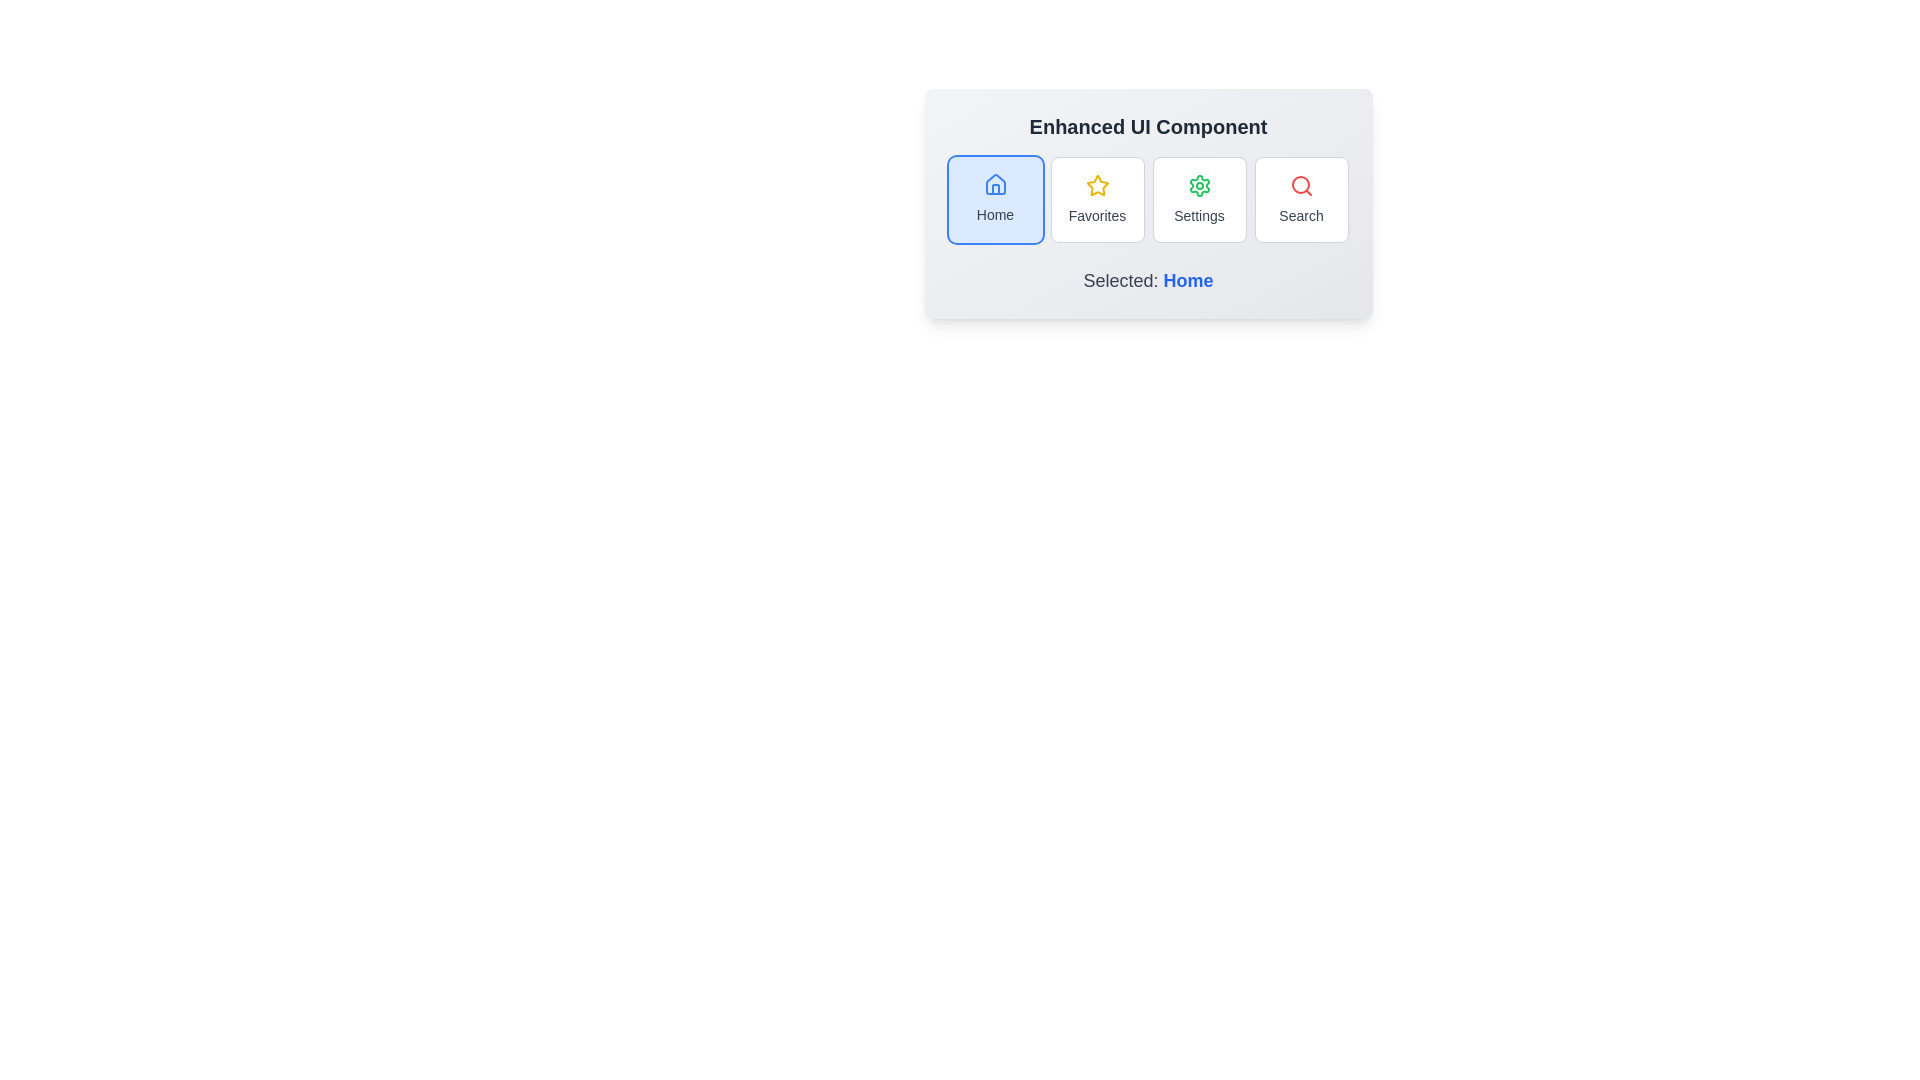  What do you see at coordinates (1096, 185) in the screenshot?
I see `the star icon, which represents the 'Favorites' feature` at bounding box center [1096, 185].